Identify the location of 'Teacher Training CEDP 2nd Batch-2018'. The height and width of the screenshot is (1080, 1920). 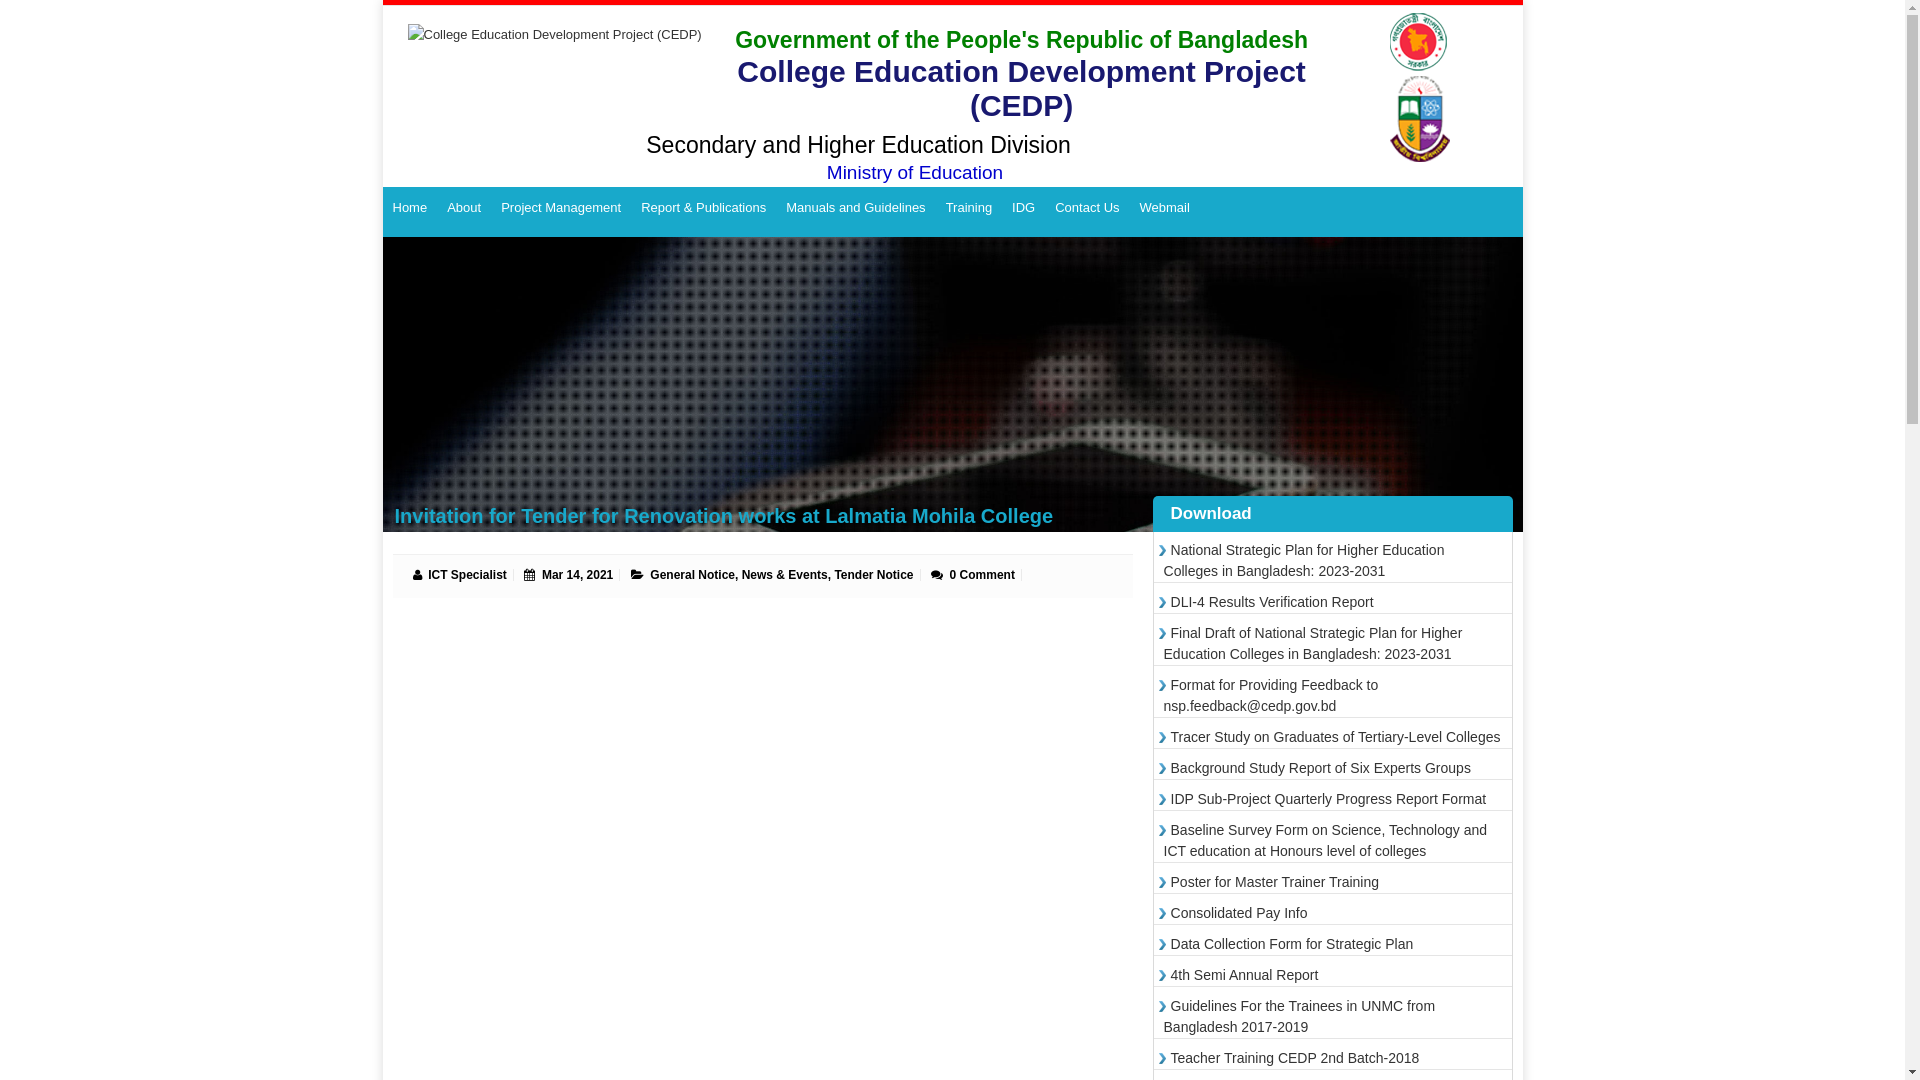
(1163, 1056).